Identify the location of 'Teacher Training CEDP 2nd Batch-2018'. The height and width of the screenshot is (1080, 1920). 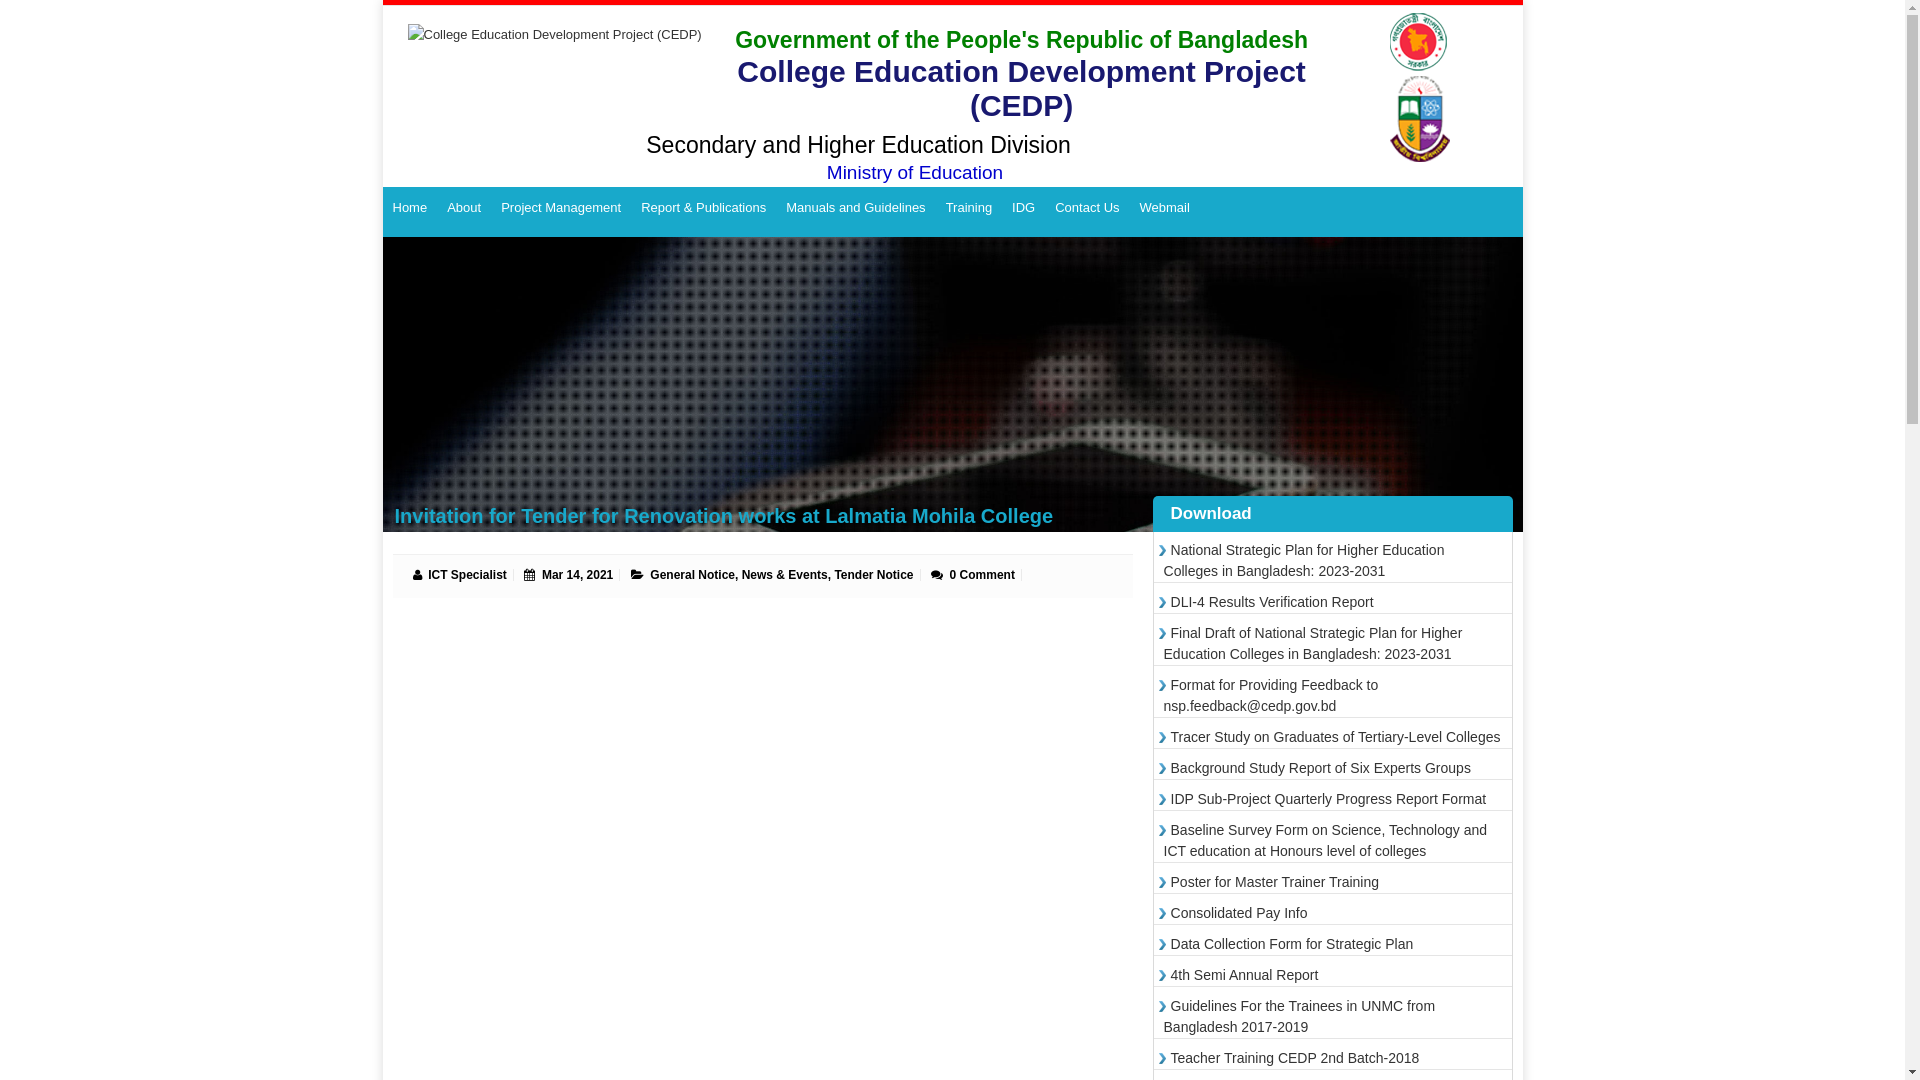
(1163, 1056).